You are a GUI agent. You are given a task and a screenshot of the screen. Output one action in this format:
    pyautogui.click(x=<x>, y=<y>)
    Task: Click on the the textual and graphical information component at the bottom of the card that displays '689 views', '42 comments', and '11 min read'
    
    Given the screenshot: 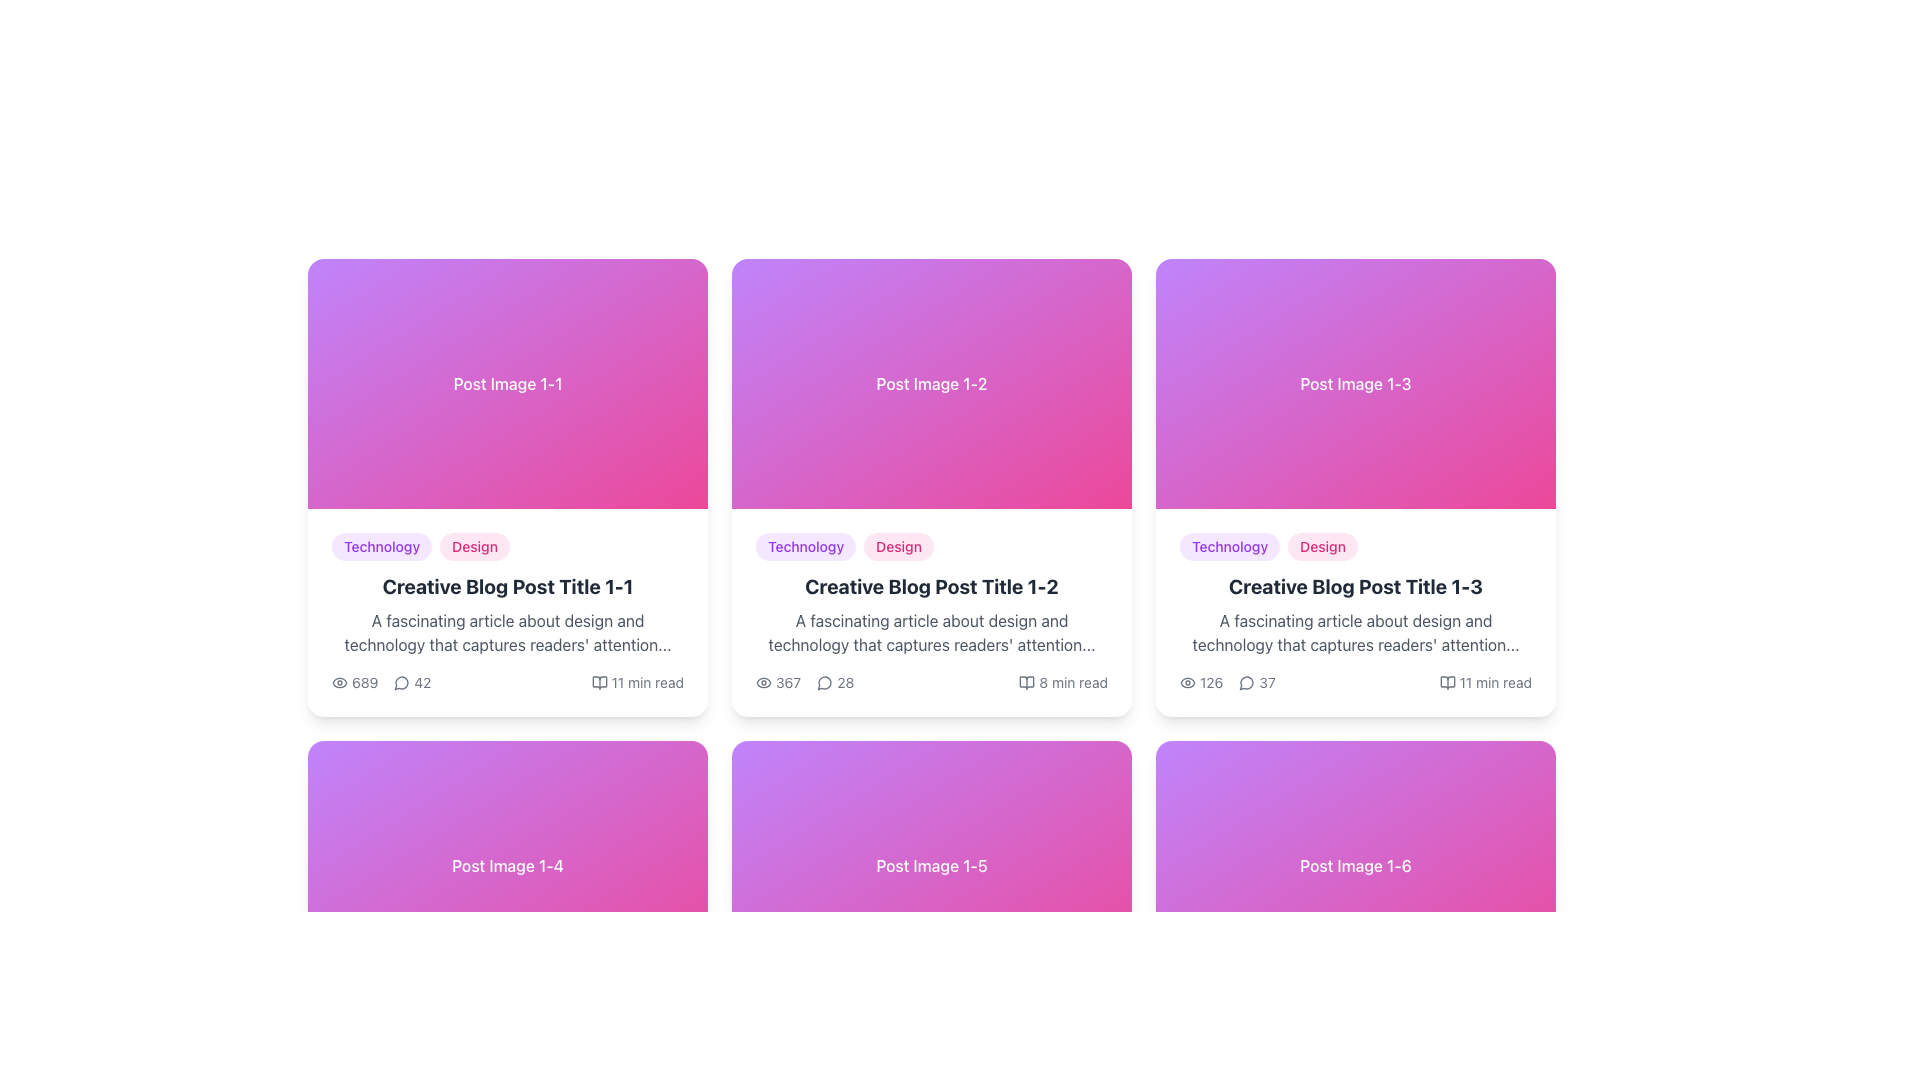 What is the action you would take?
    pyautogui.click(x=508, y=681)
    